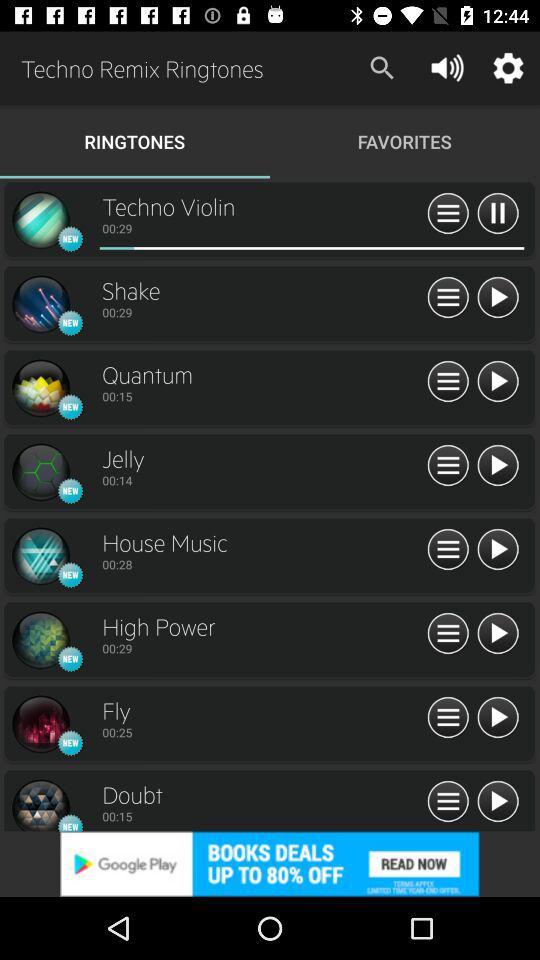  Describe the element at coordinates (496, 633) in the screenshot. I see `click arrow button` at that location.